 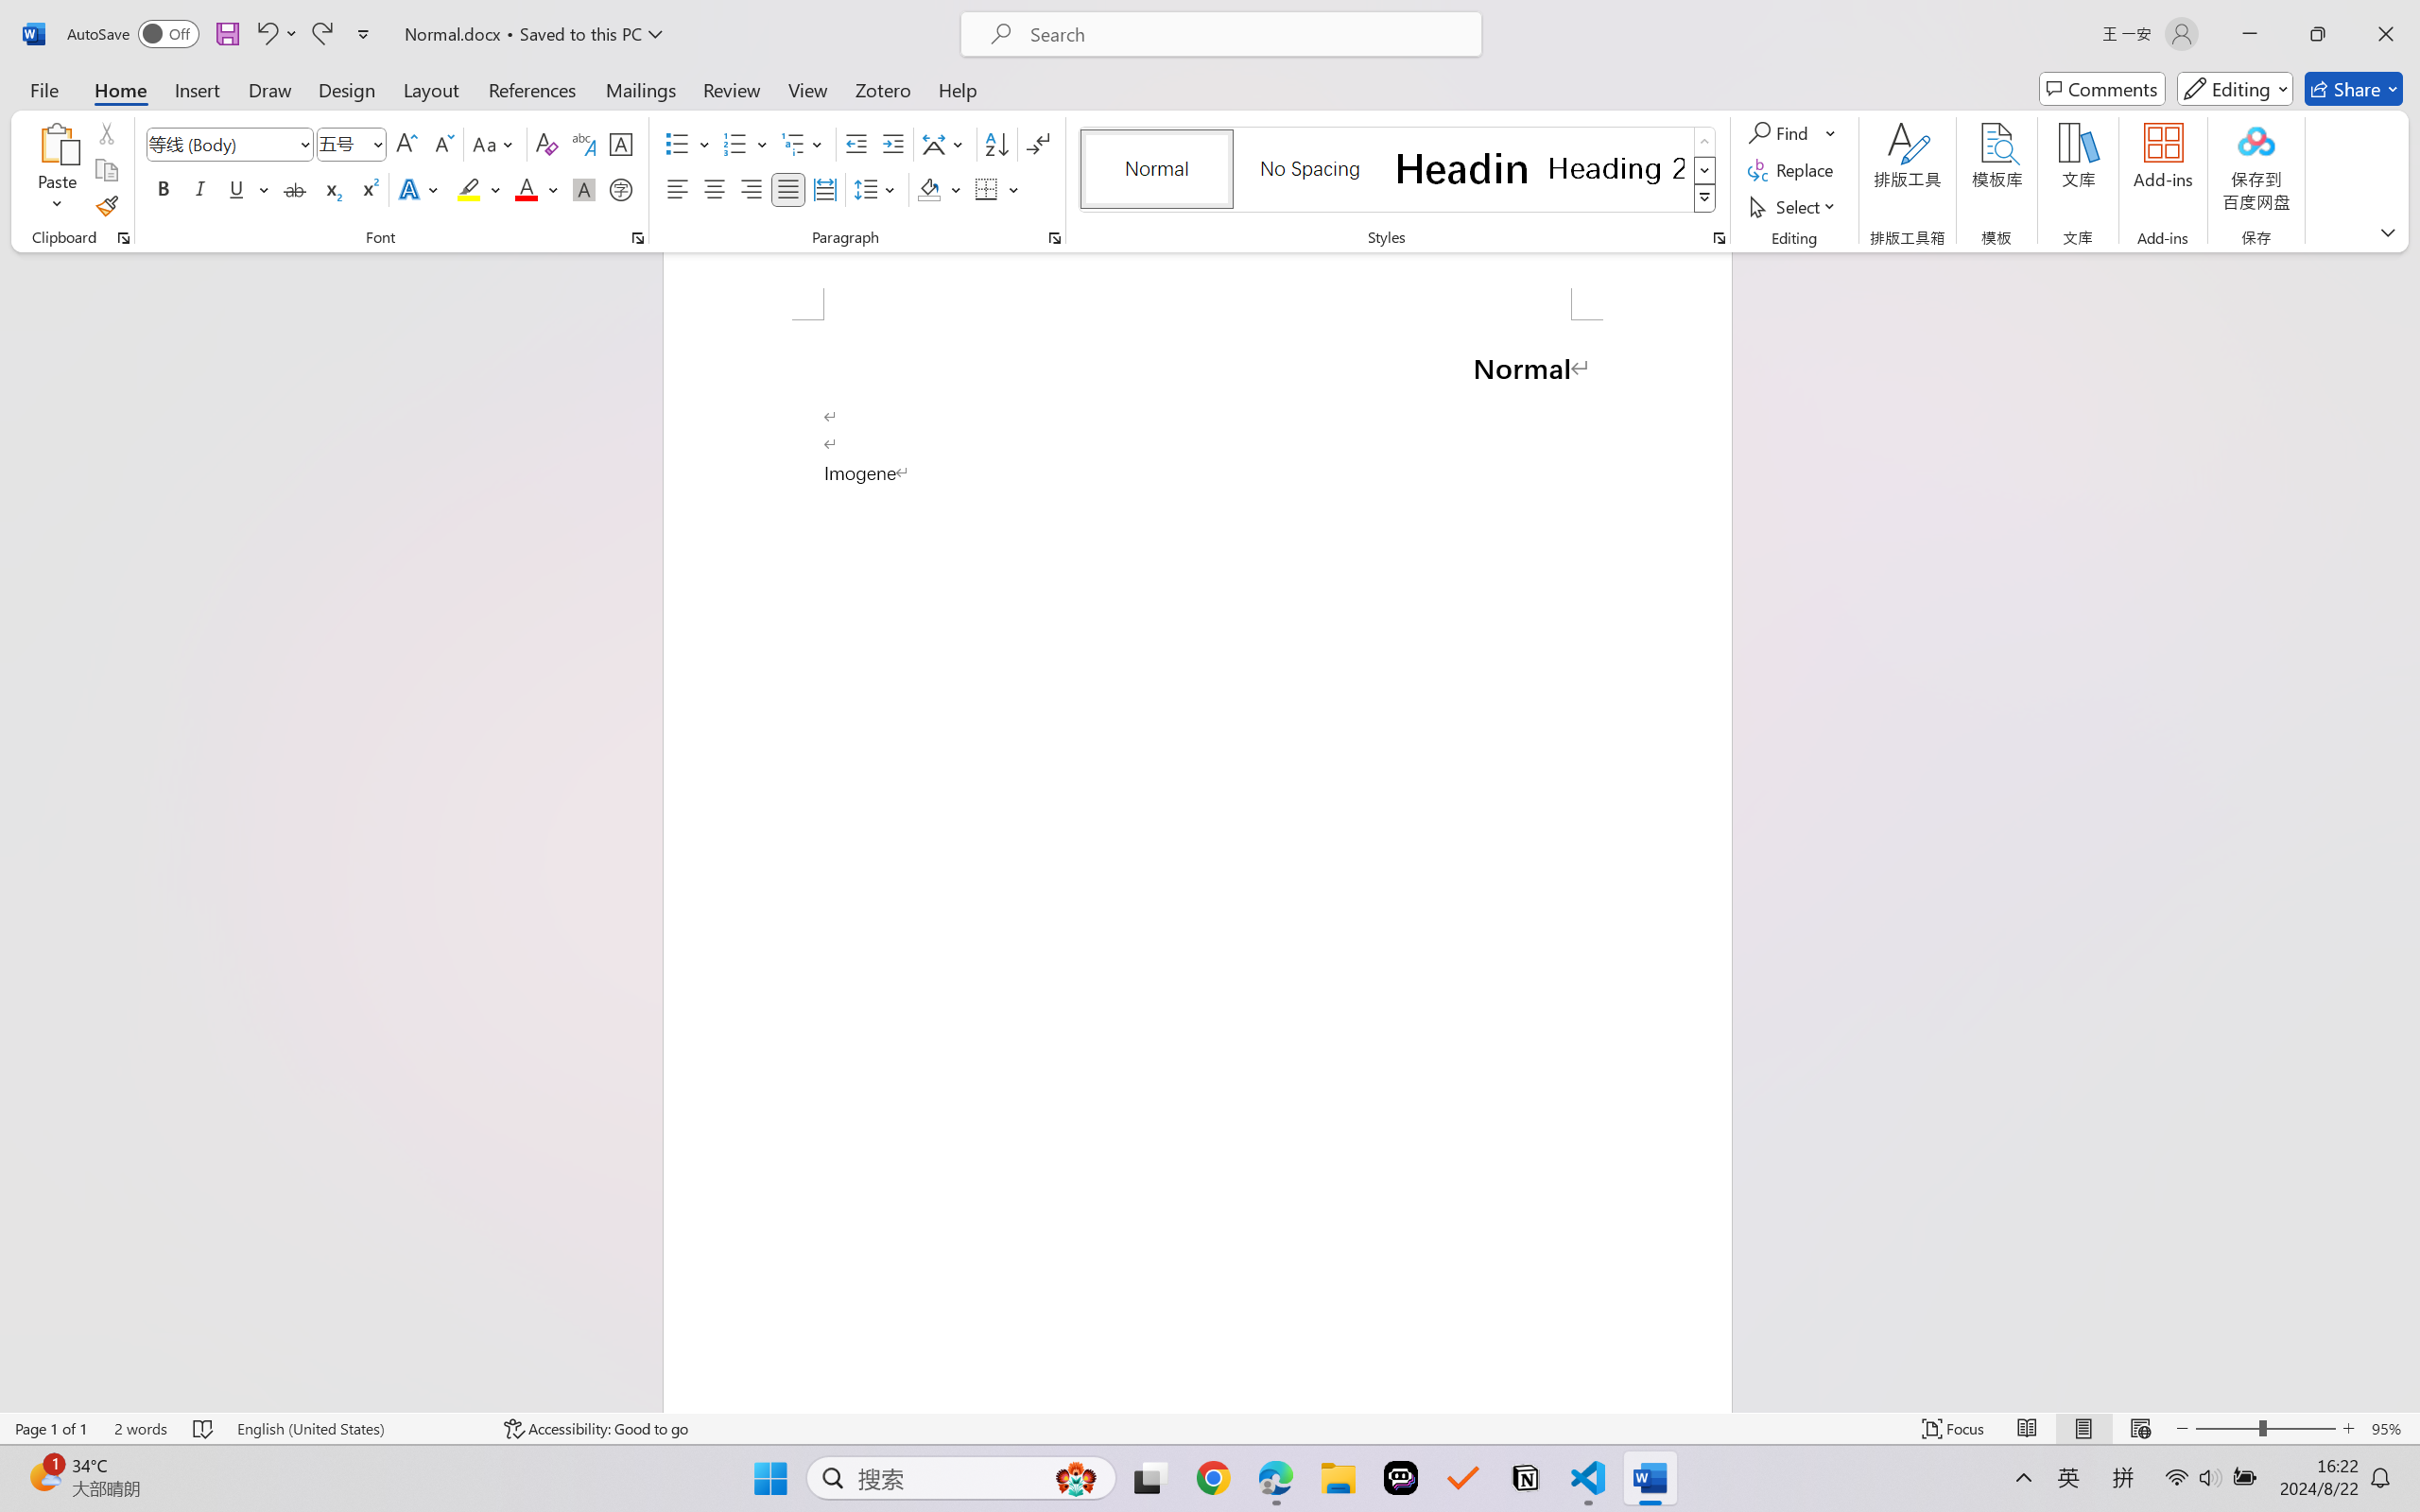 I want to click on 'Replace...', so click(x=1791, y=170).